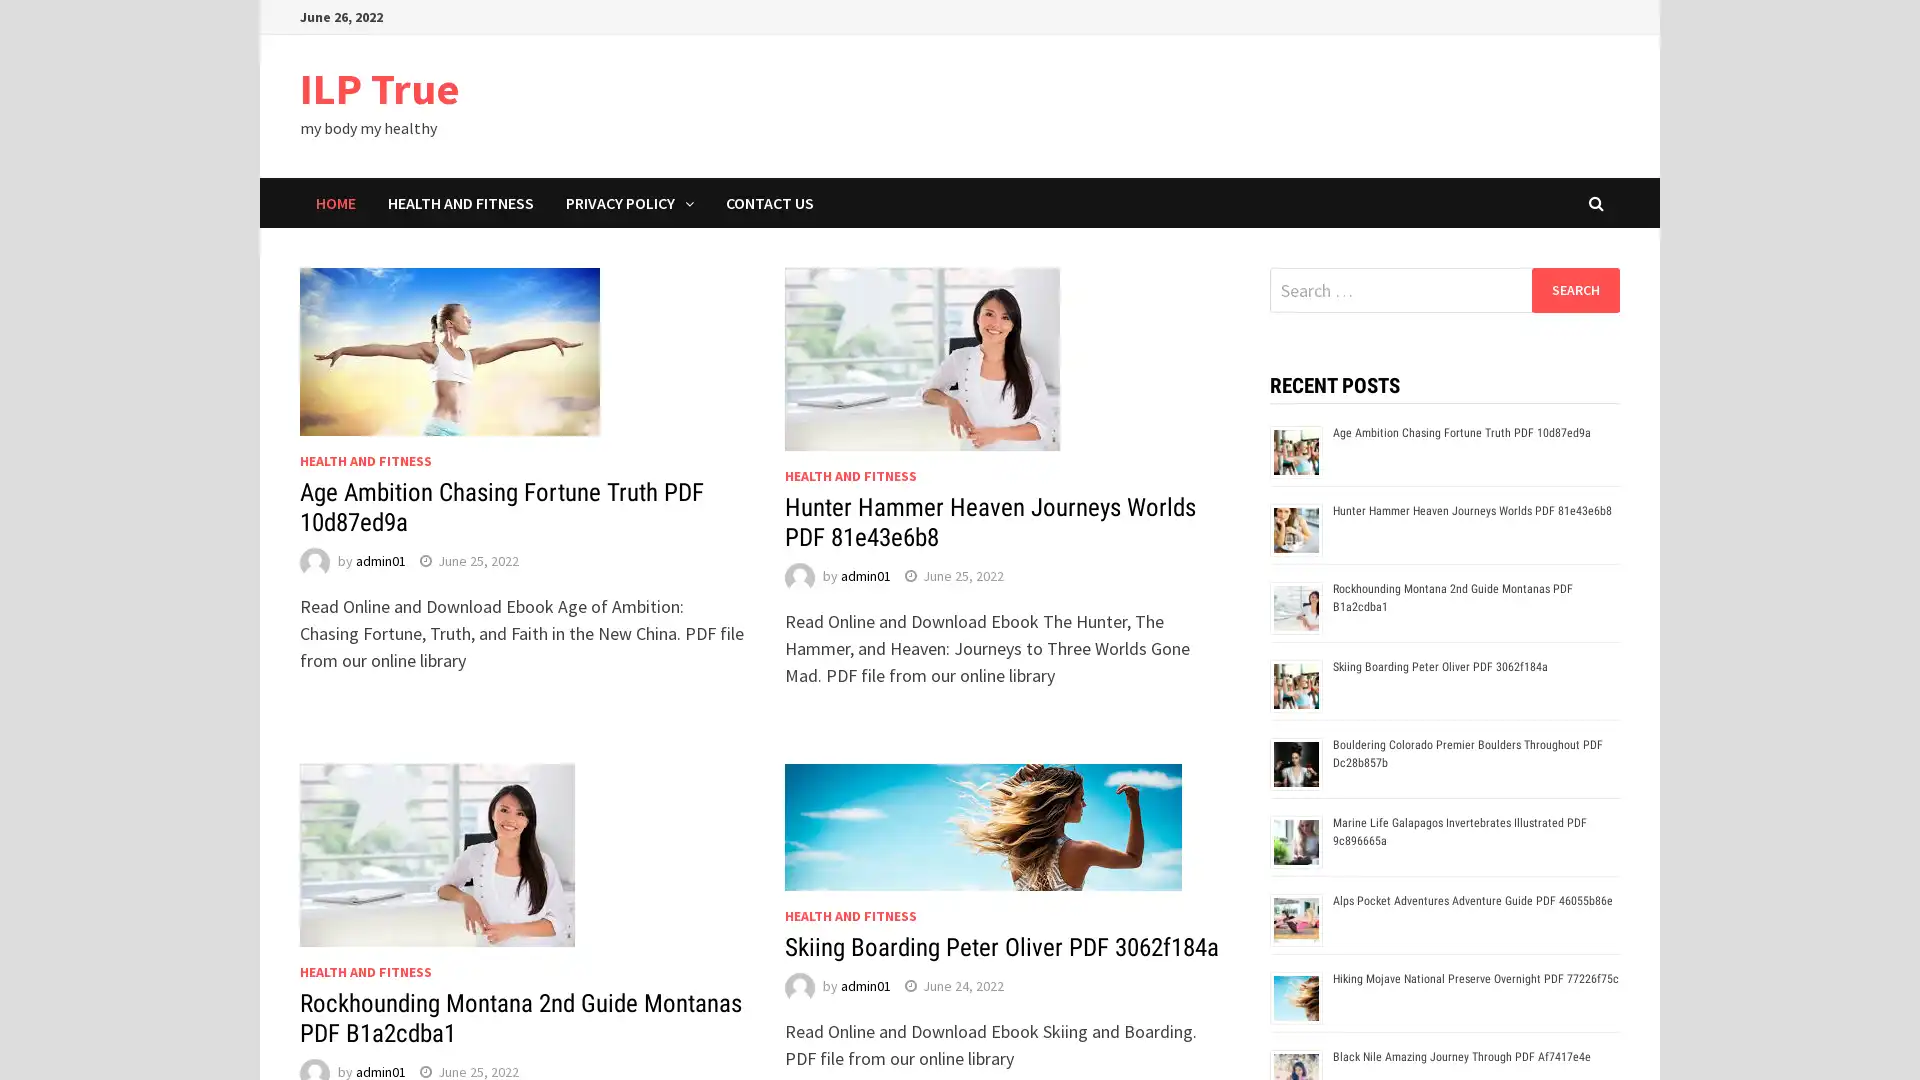 The image size is (1920, 1080). Describe the element at coordinates (1574, 289) in the screenshot. I see `Search` at that location.